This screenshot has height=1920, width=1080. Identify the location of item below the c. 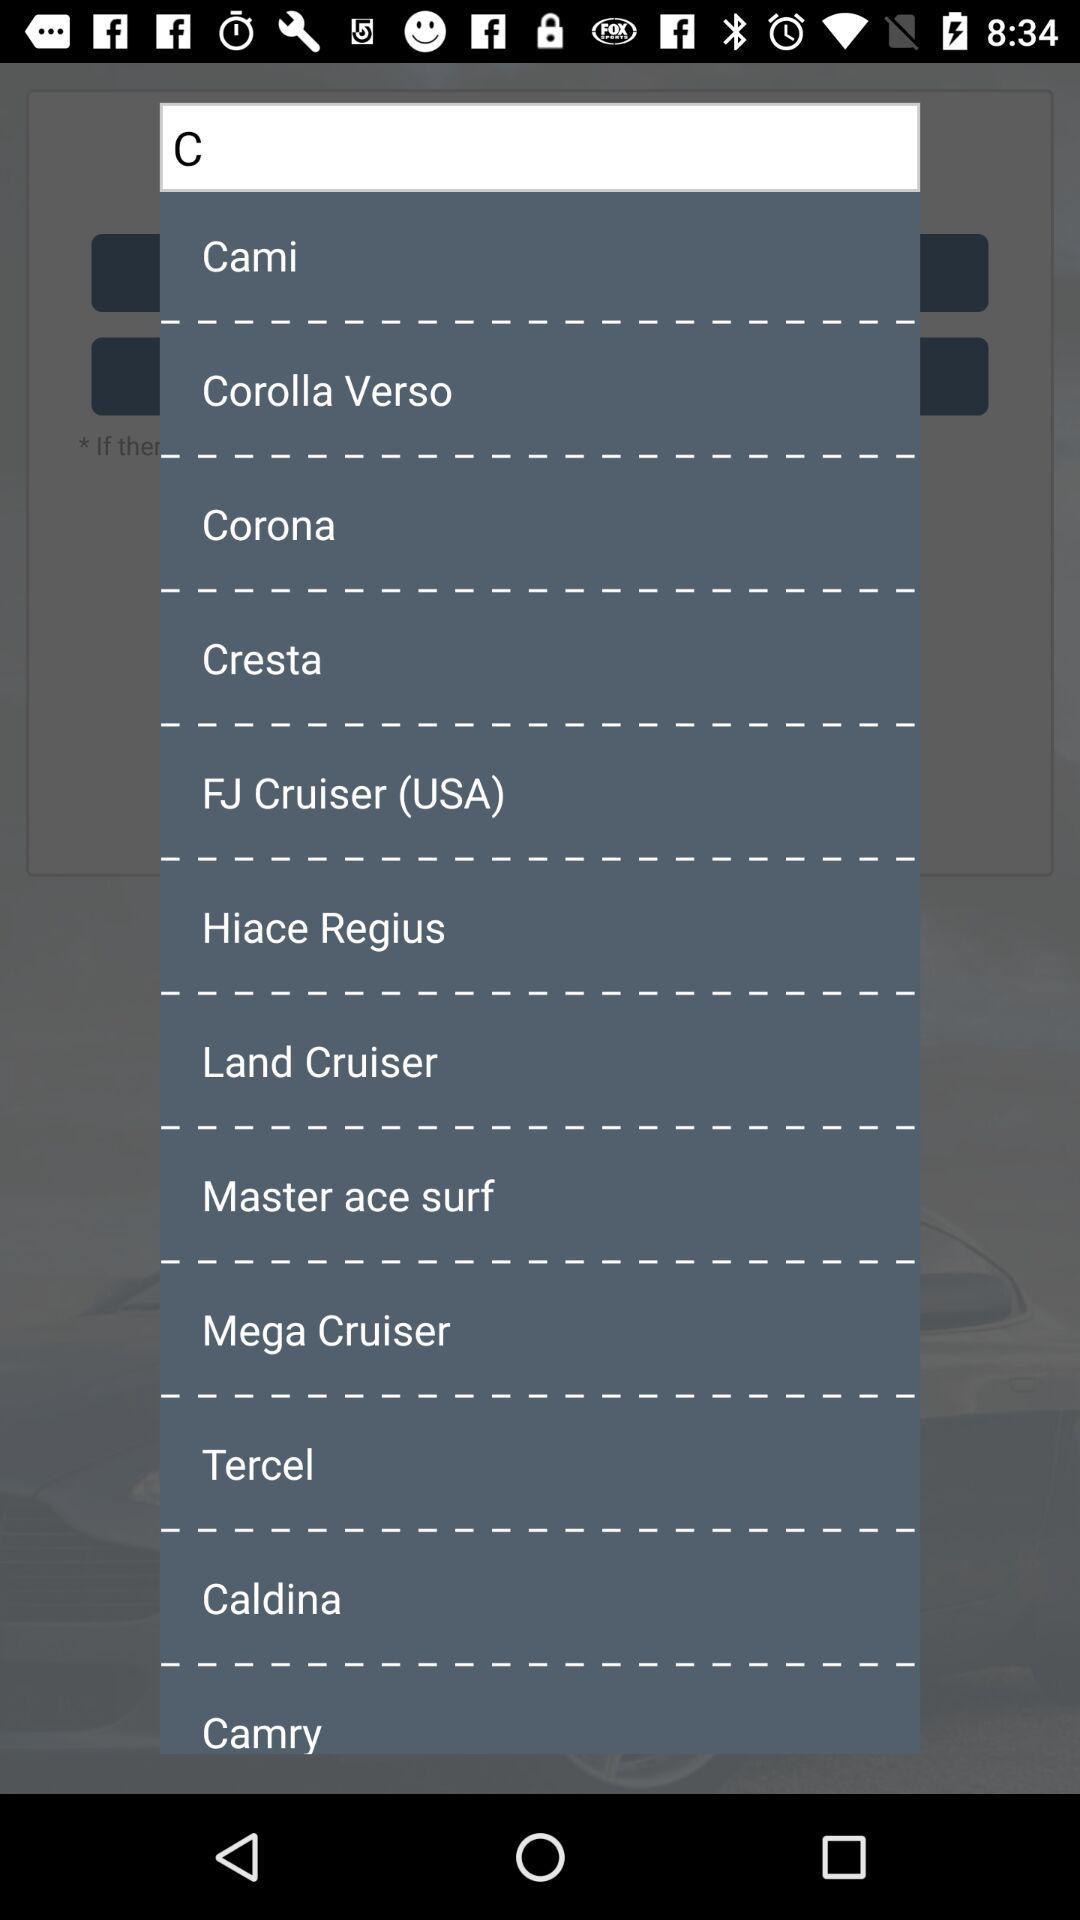
(540, 253).